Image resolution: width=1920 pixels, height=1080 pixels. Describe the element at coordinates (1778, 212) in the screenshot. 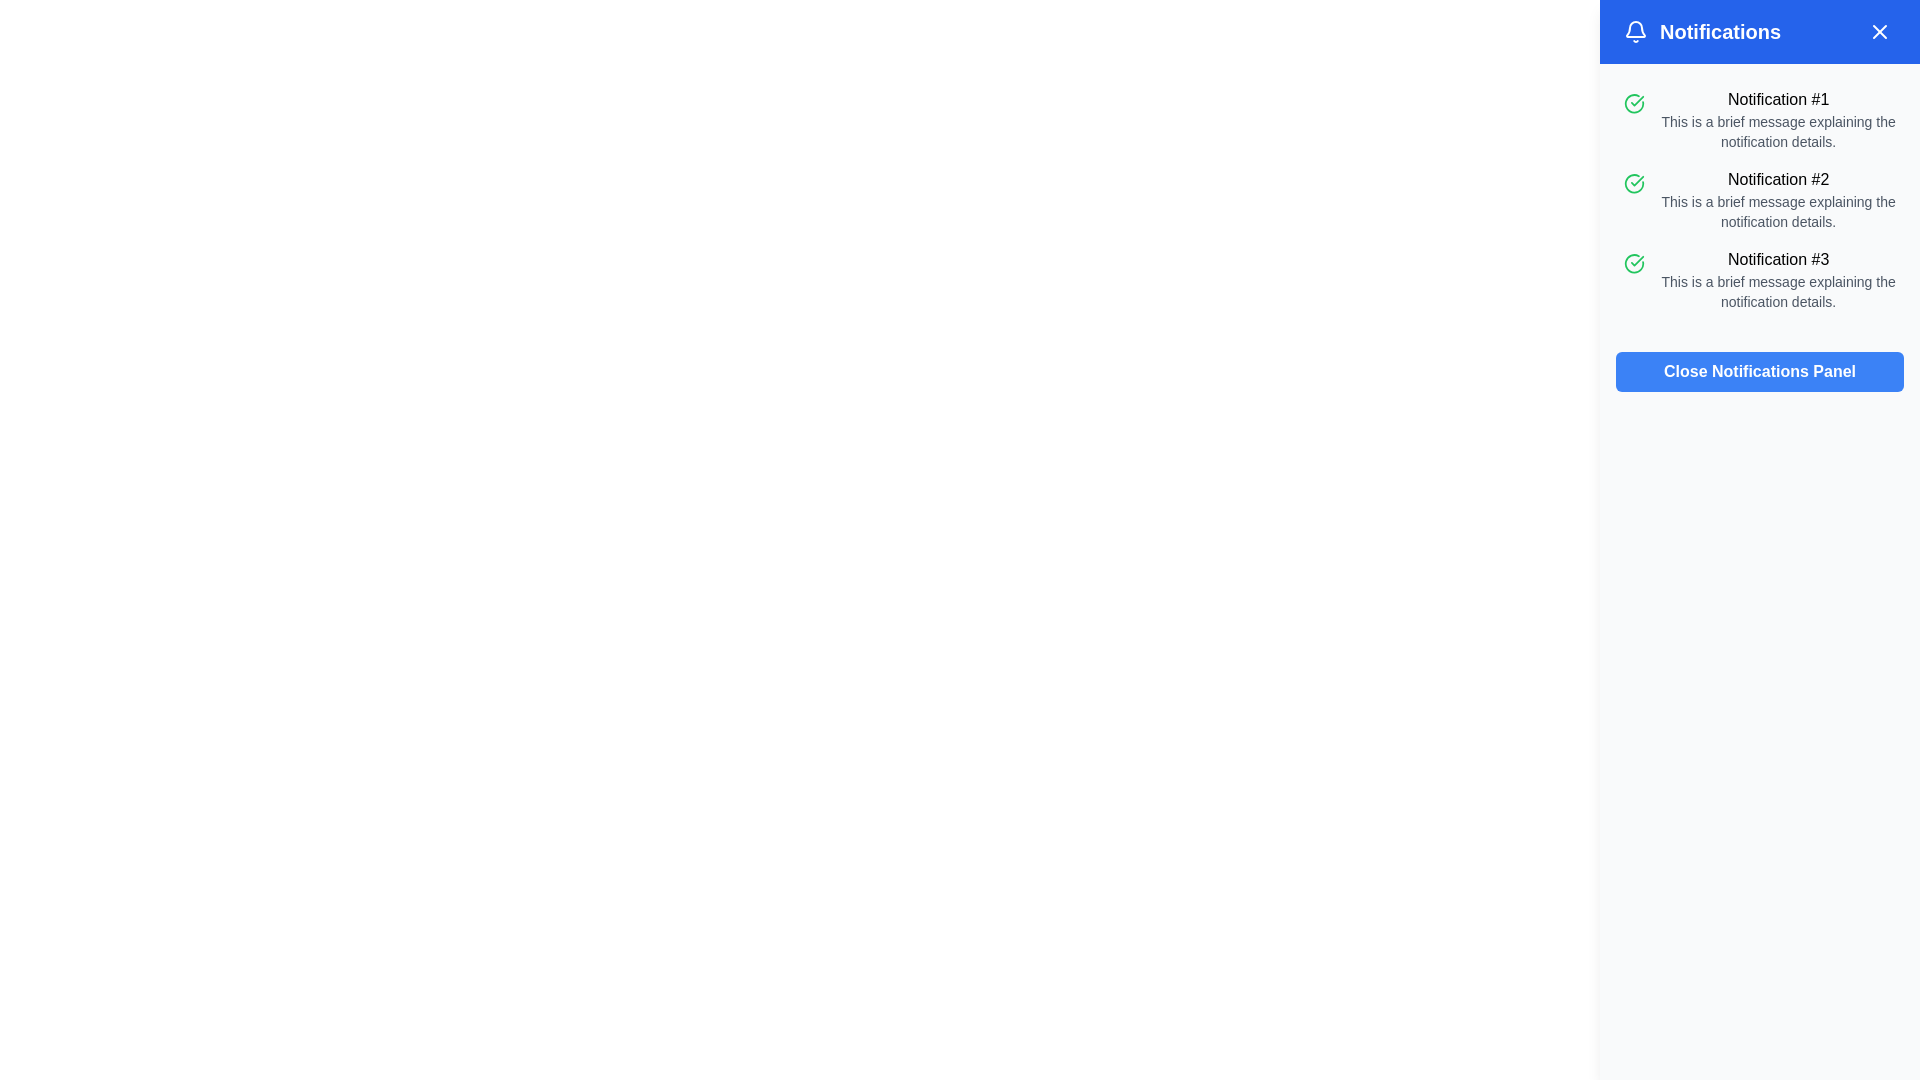

I see `text label under the heading 'Notification #2' that states: 'This is a brief message explaining the notification details.'` at that location.